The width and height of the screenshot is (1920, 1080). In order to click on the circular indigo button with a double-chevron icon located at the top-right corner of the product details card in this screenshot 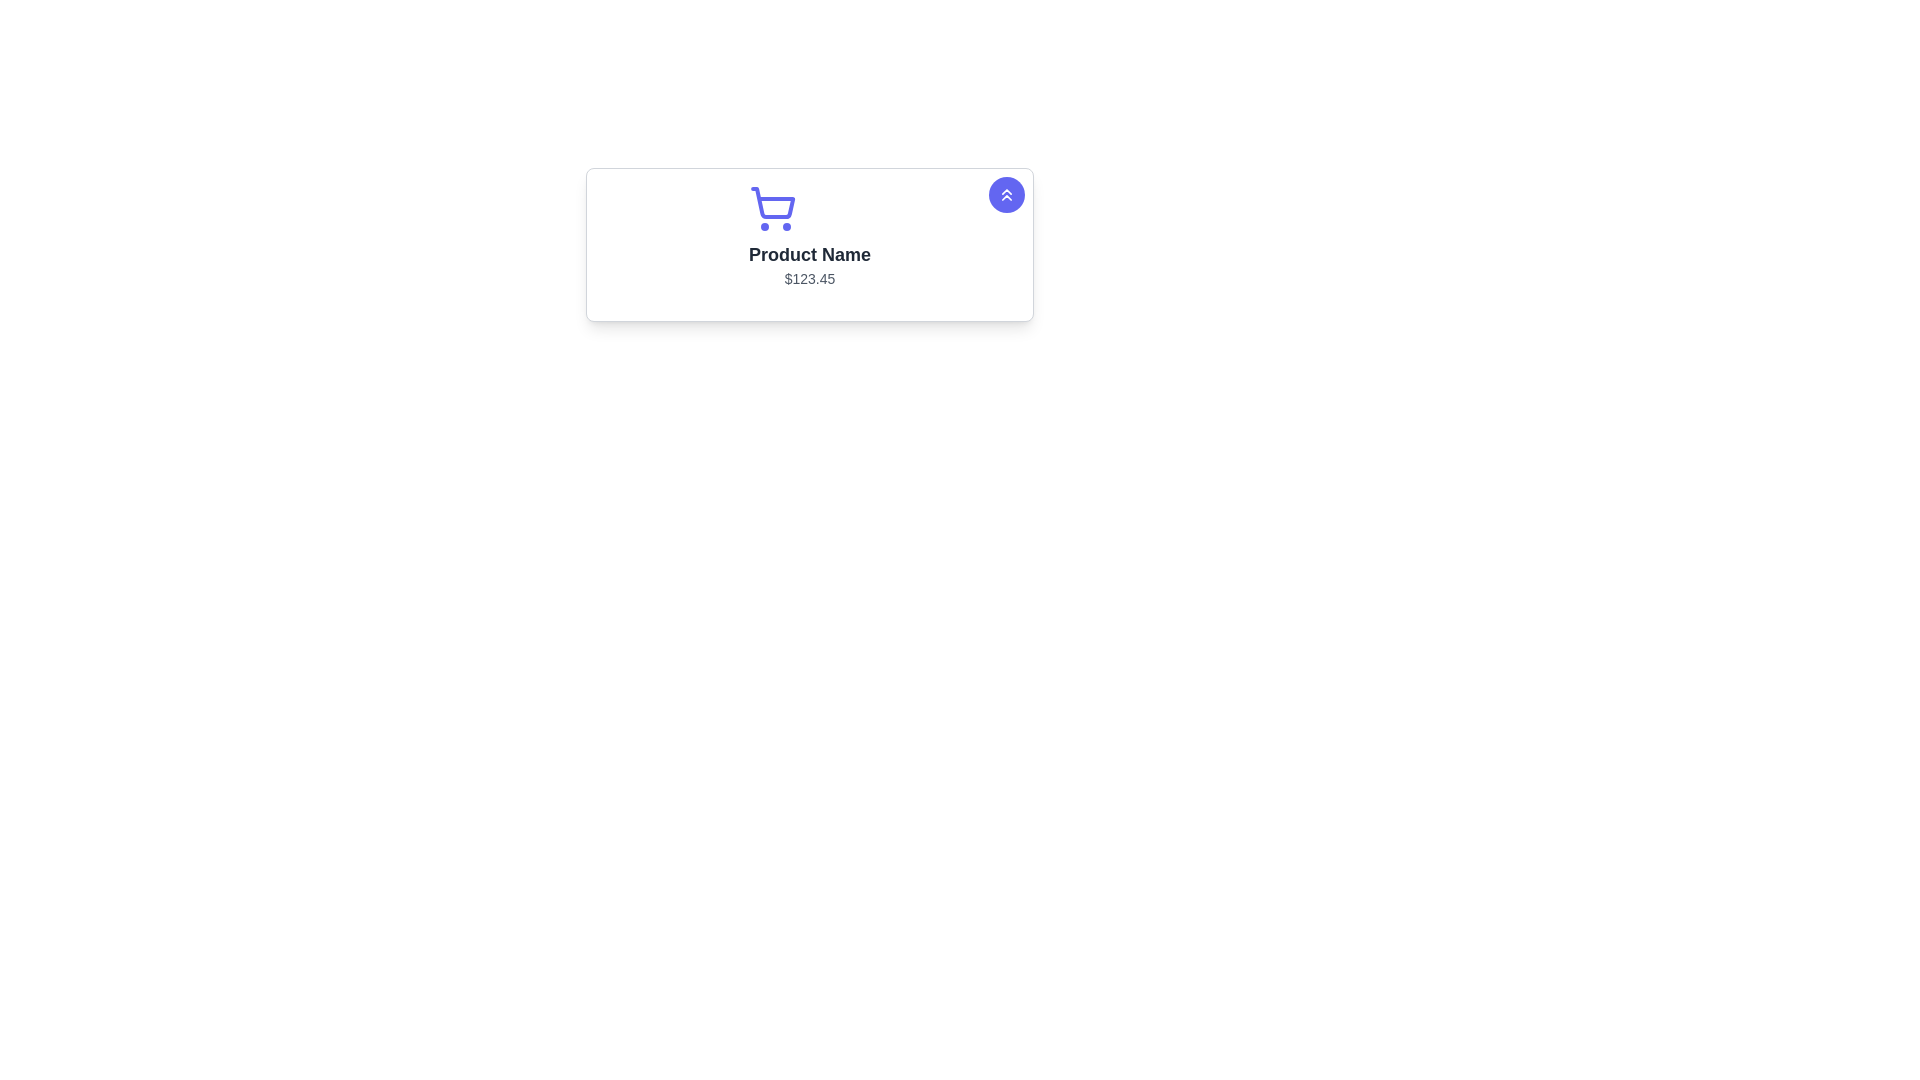, I will do `click(1007, 195)`.